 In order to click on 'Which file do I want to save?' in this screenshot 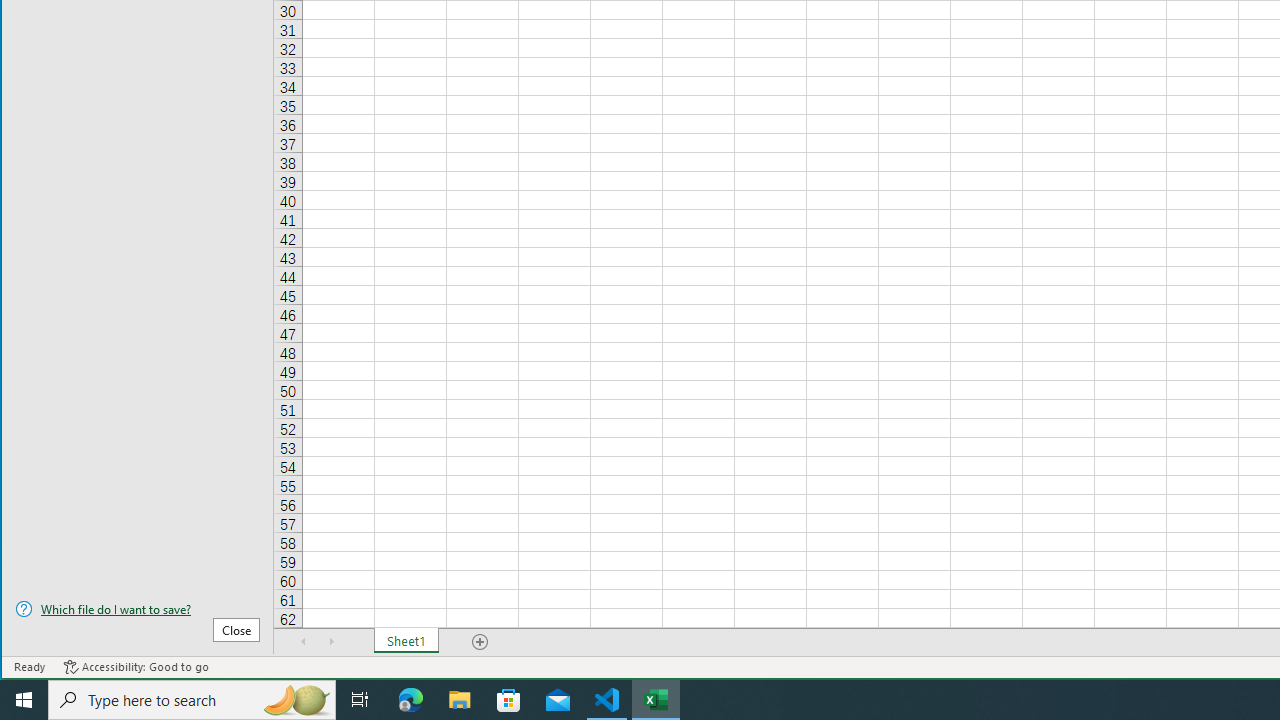, I will do `click(136, 608)`.